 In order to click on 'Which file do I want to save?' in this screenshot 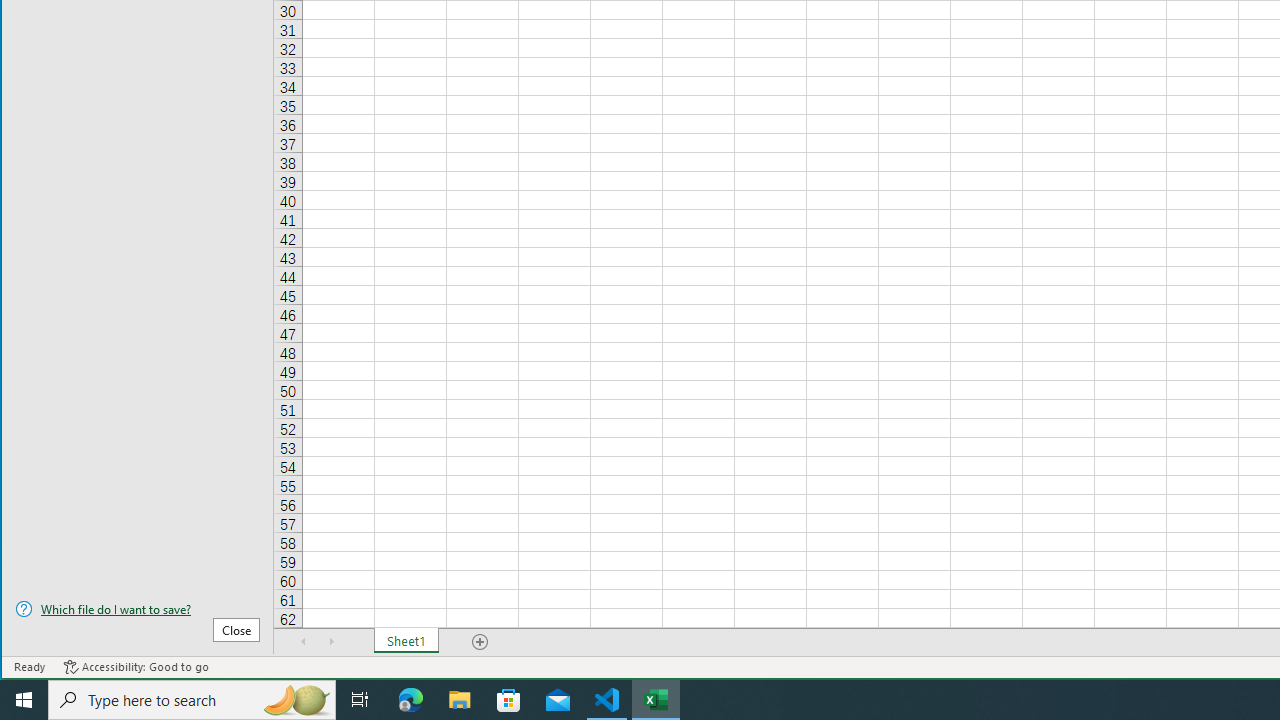, I will do `click(136, 608)`.